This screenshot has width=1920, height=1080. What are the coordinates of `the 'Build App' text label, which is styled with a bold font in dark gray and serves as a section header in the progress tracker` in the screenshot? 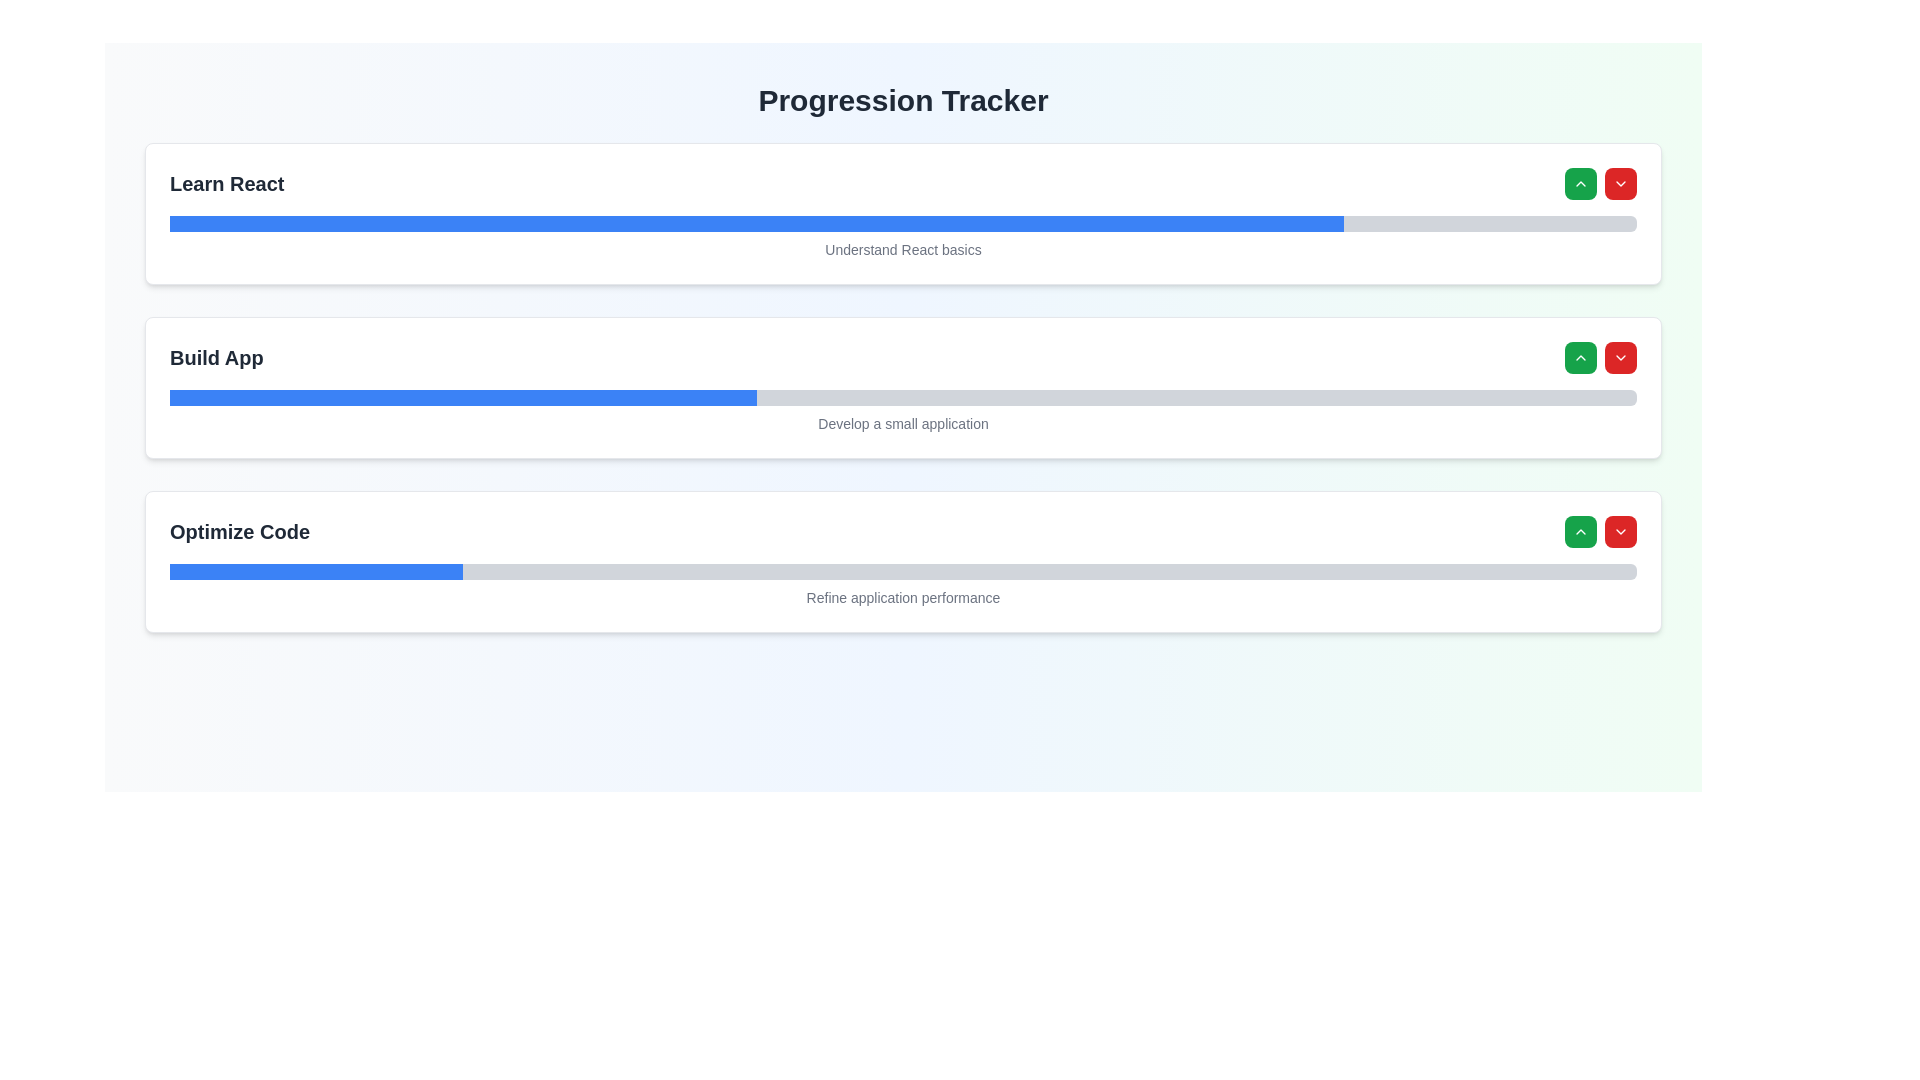 It's located at (216, 357).